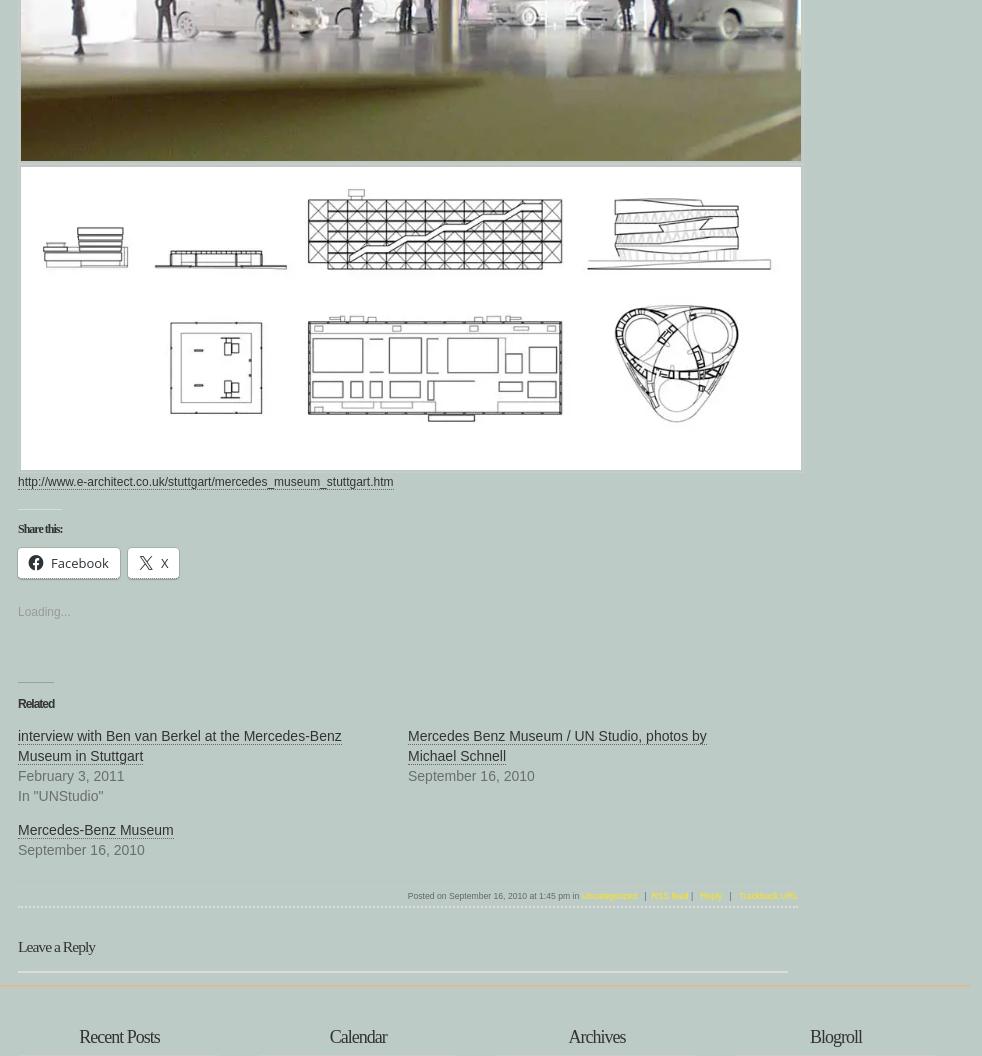  I want to click on 'Share this:', so click(38, 528).